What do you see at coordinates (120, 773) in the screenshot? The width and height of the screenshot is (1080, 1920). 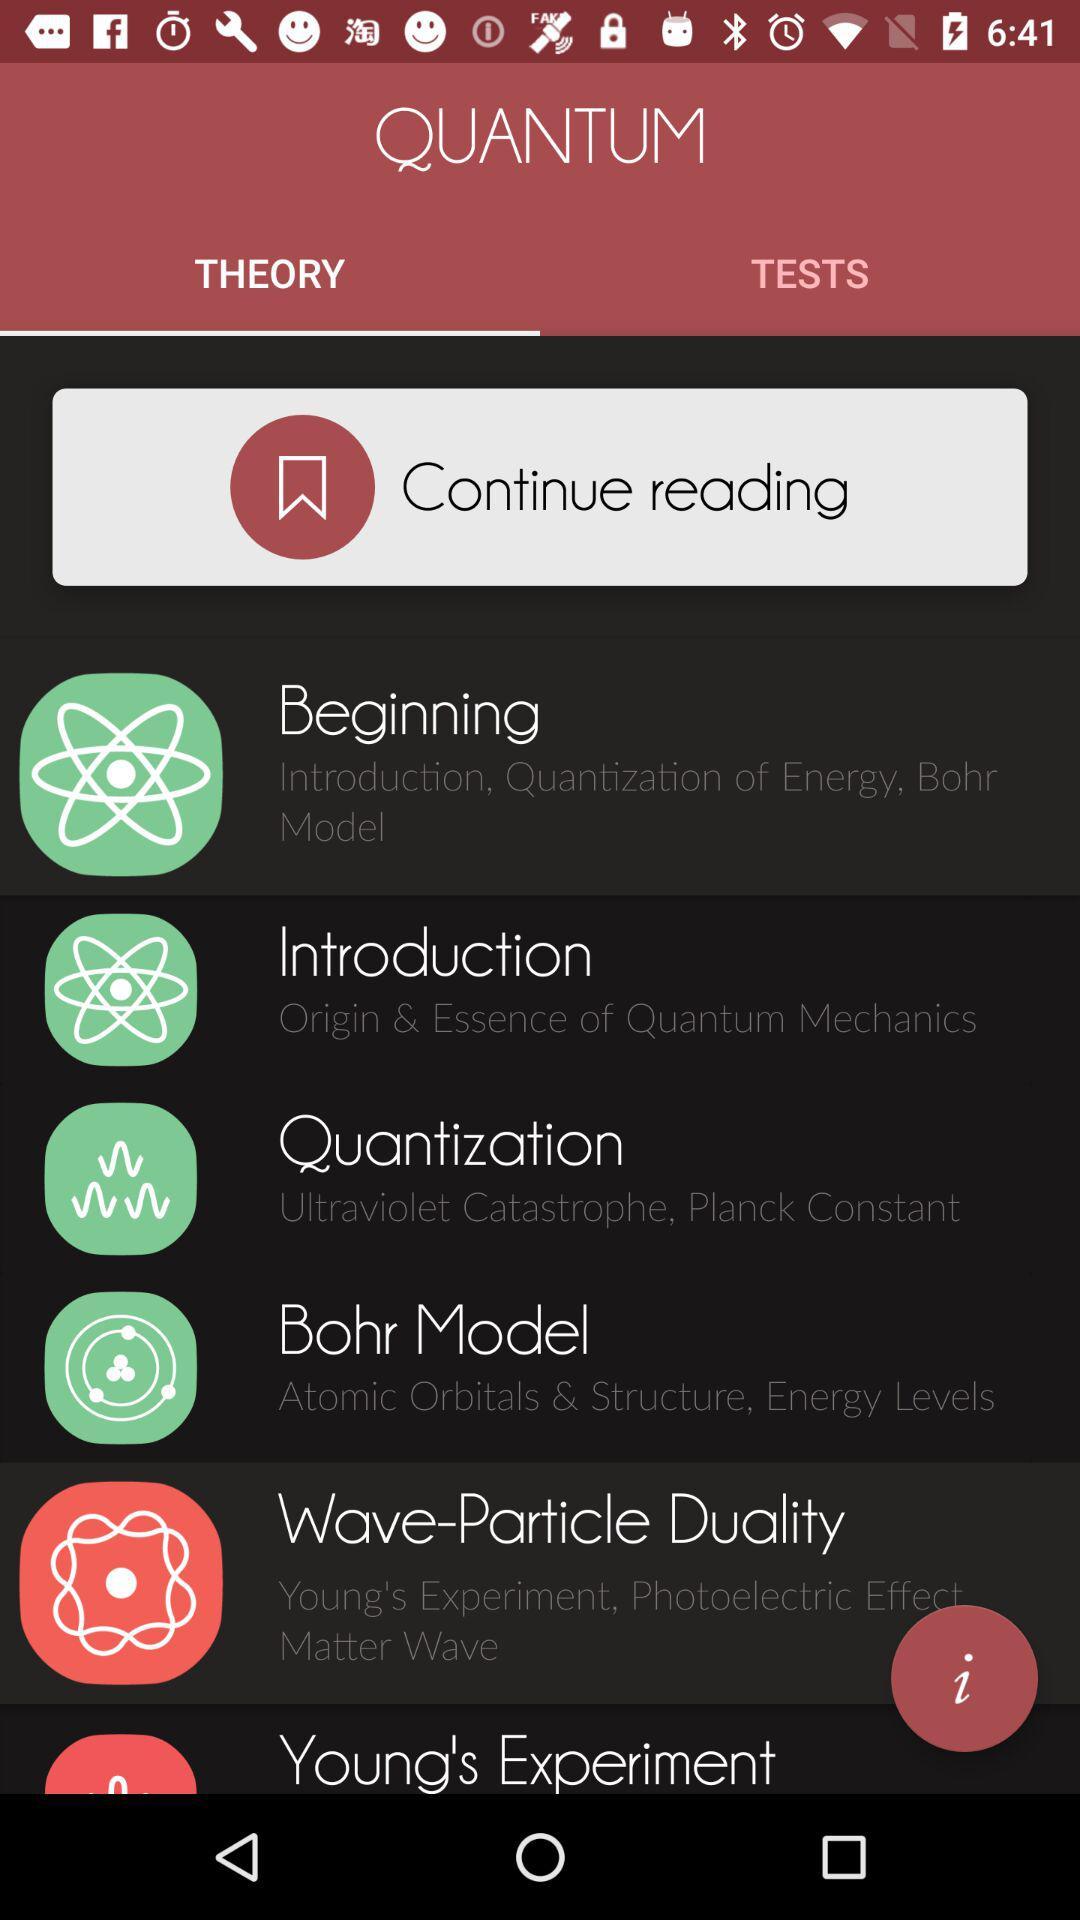 I see `the symbol which is to the immediate left of the beginning` at bounding box center [120, 773].